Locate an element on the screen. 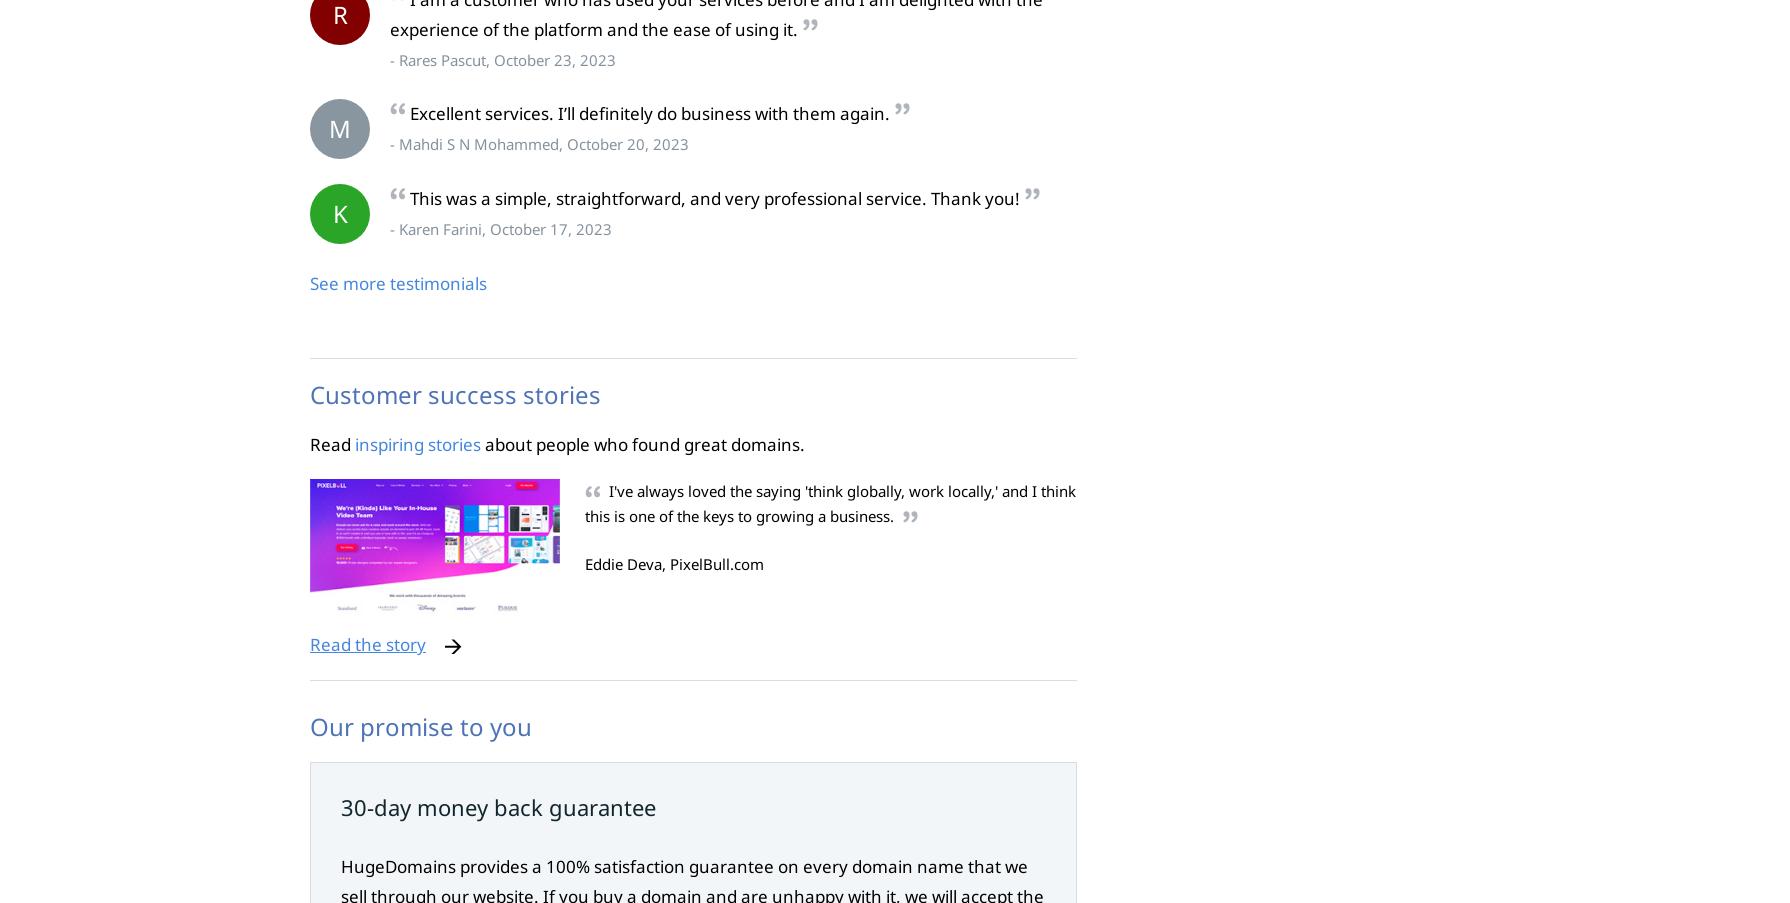 The height and width of the screenshot is (903, 1790). 'about people who found great domains.' is located at coordinates (641, 442).